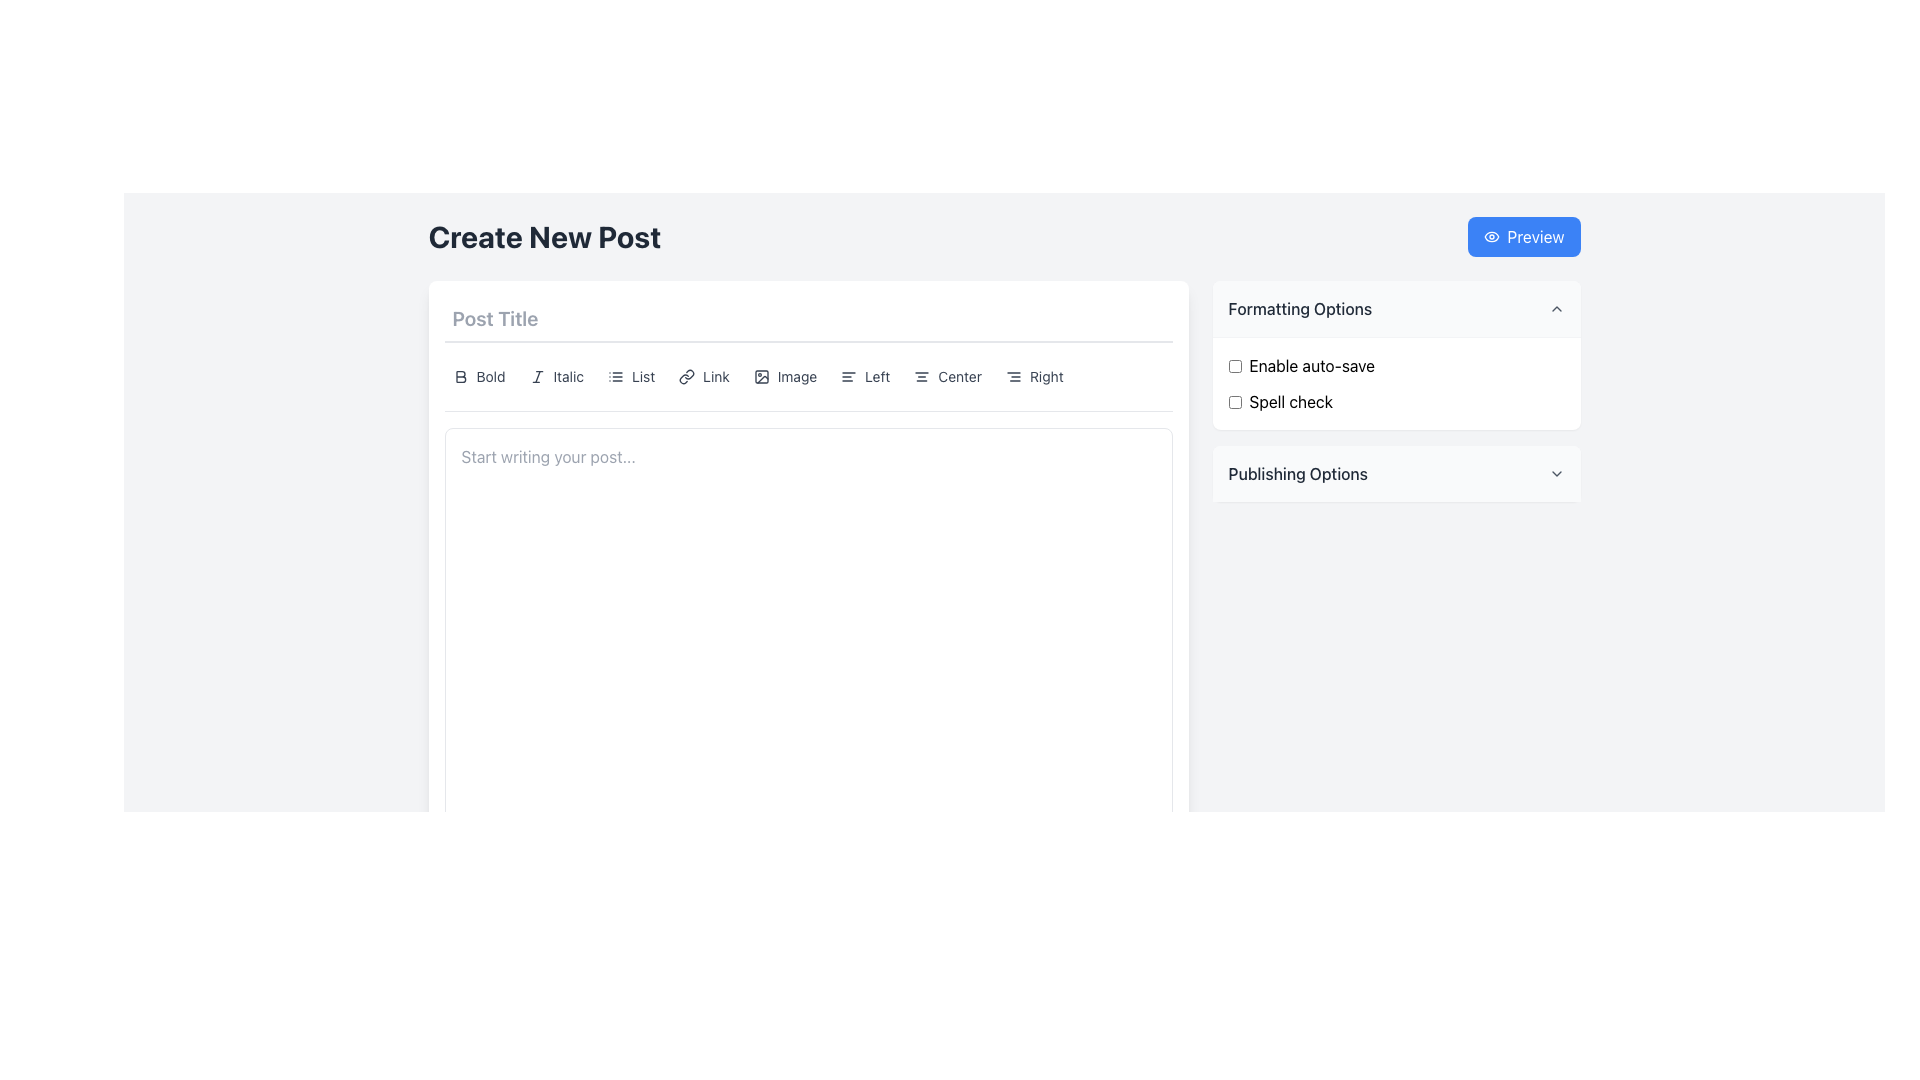 This screenshot has height=1080, width=1920. What do you see at coordinates (960, 377) in the screenshot?
I see `the 'Center' text label within the alignment button located in the center of the formatting toolbar` at bounding box center [960, 377].